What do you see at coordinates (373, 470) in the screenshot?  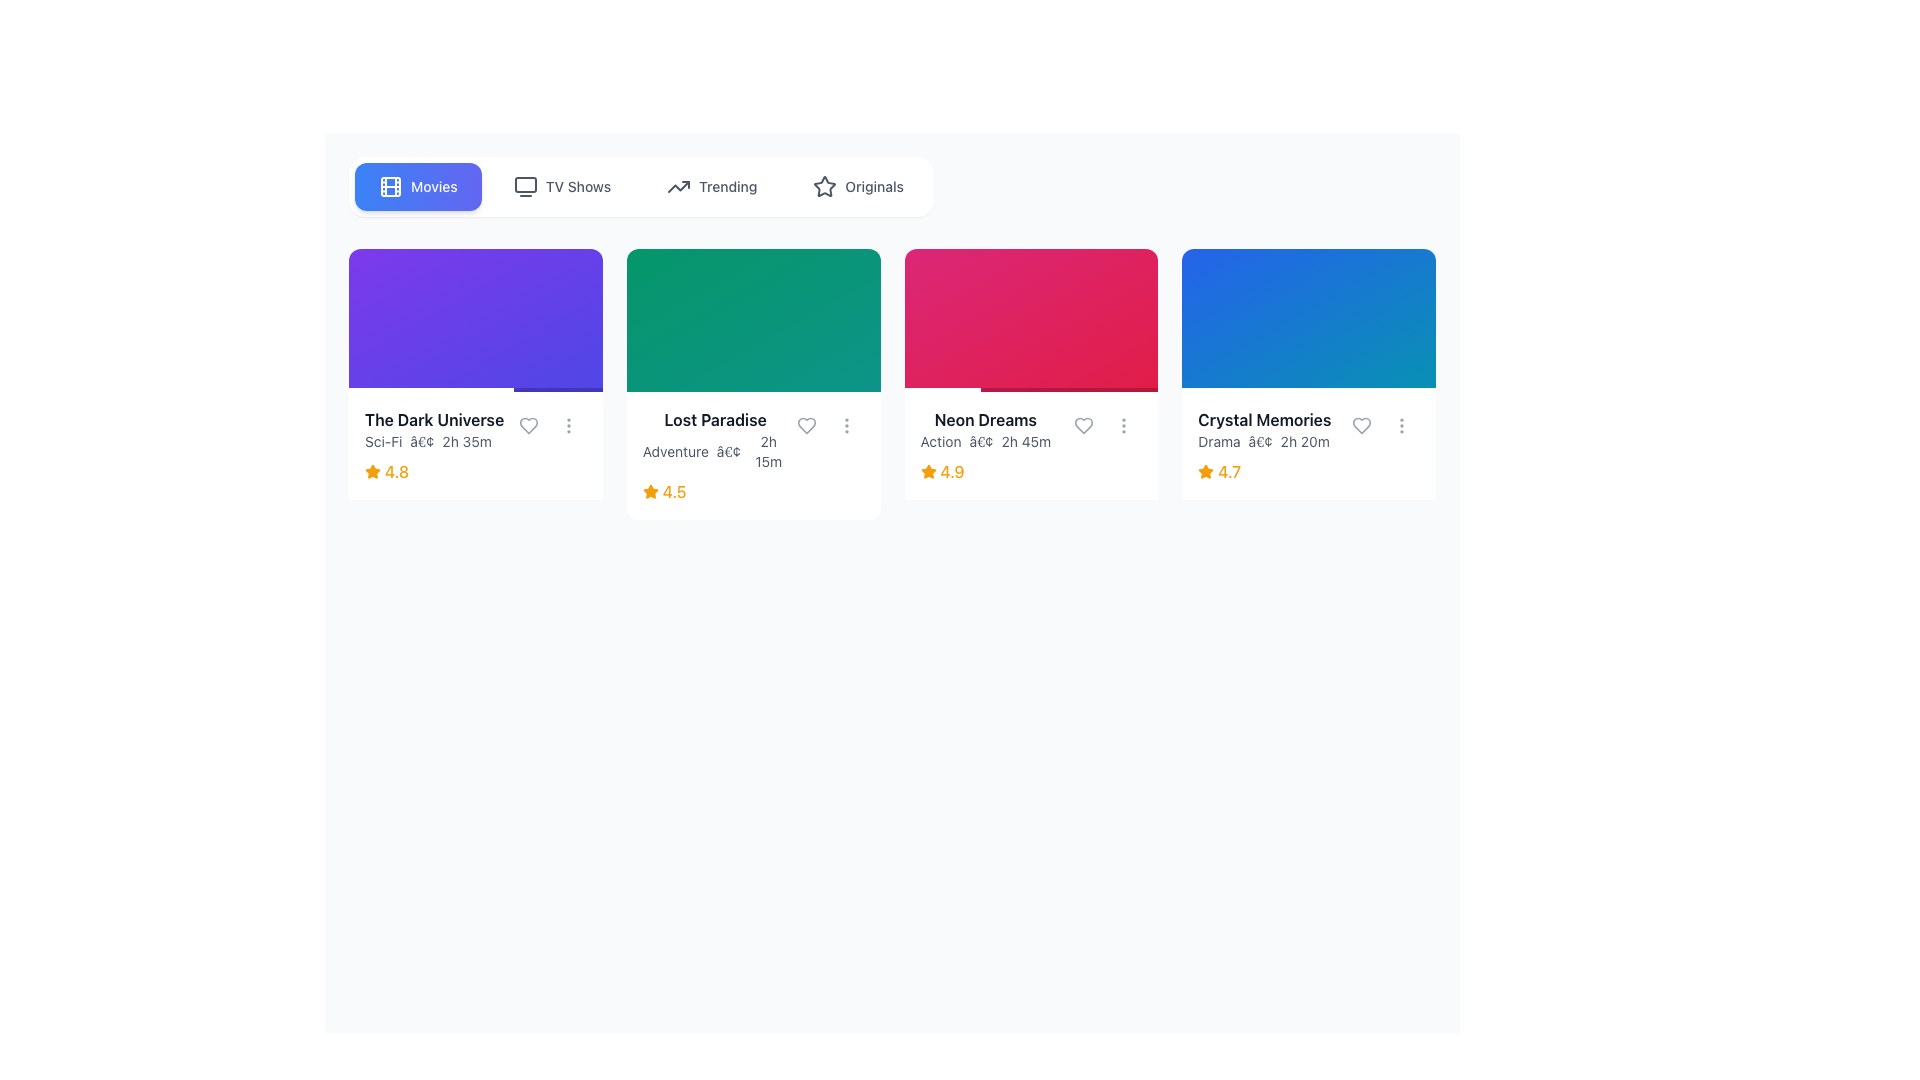 I see `the star icon representing a rating for 'The Dark Universe' which shows a rating of '4.8'` at bounding box center [373, 470].